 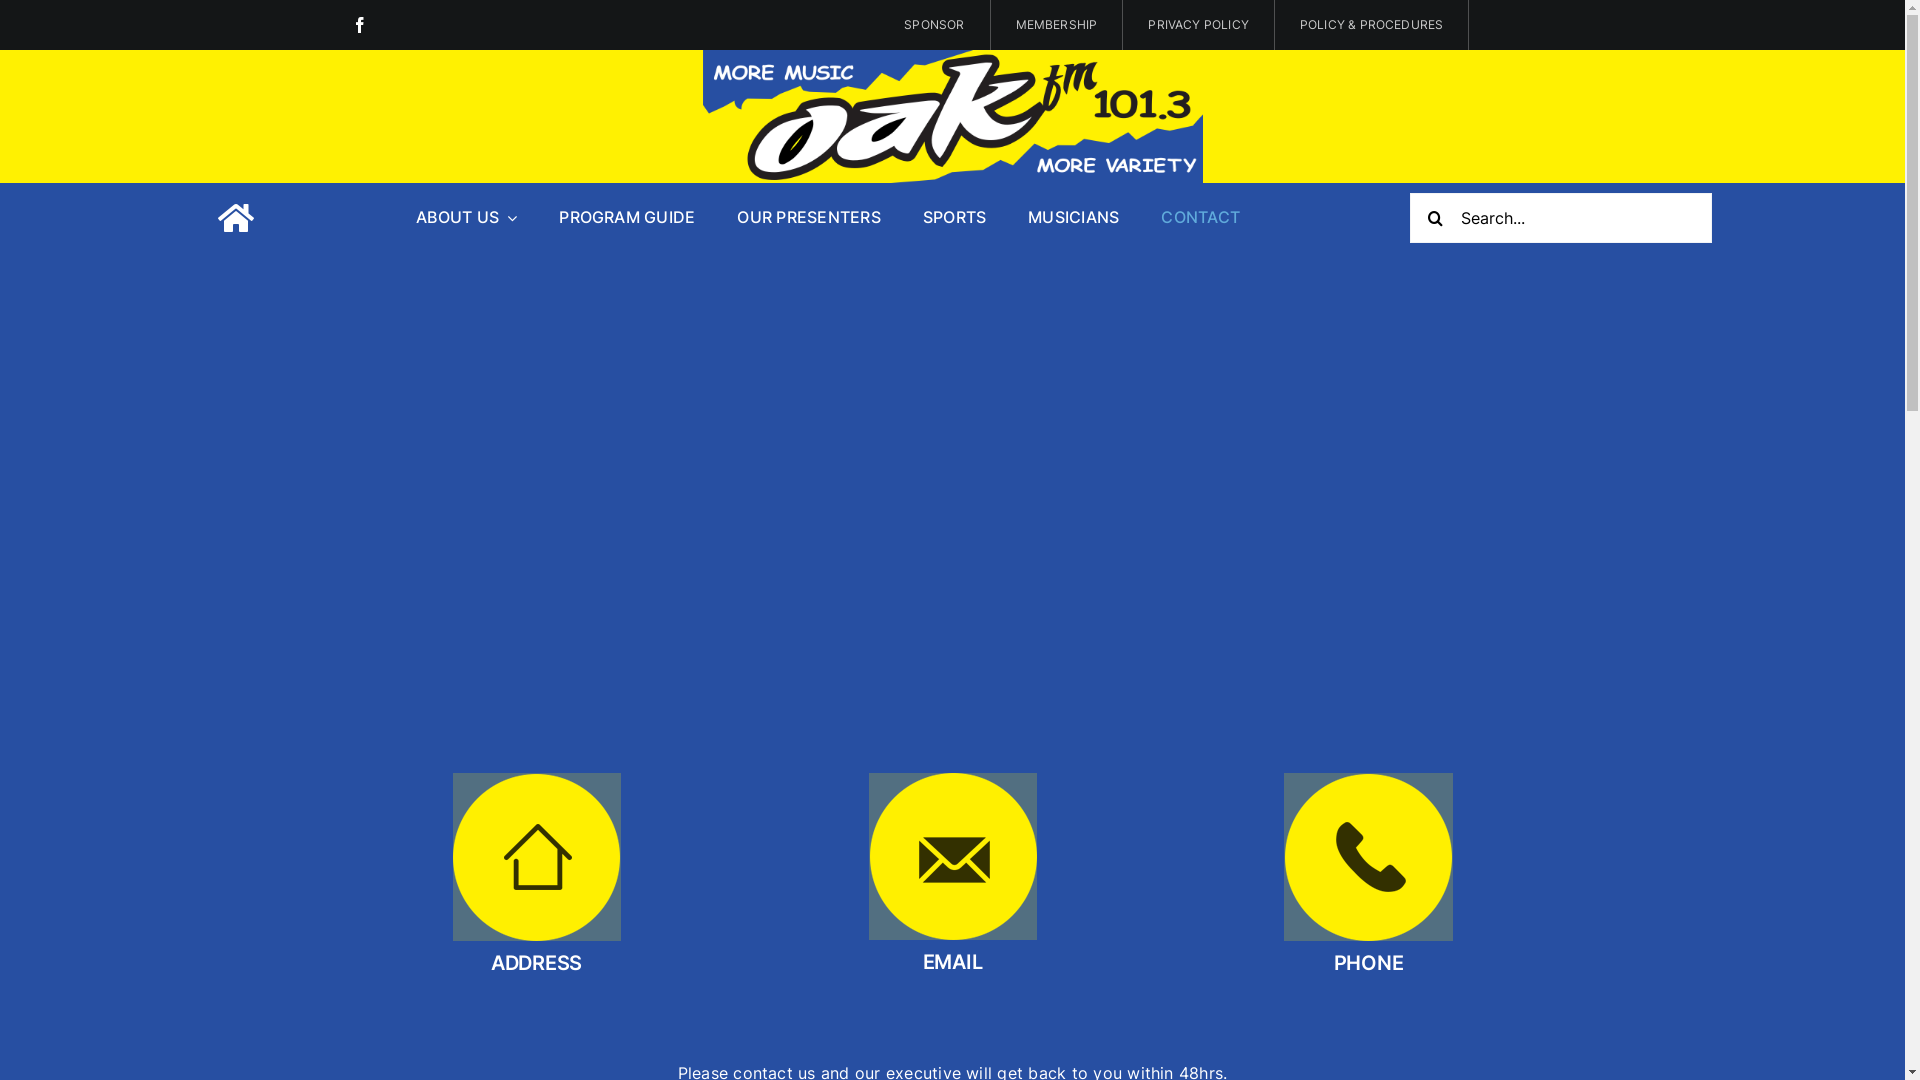 I want to click on 'CONTACT', so click(x=1200, y=218).